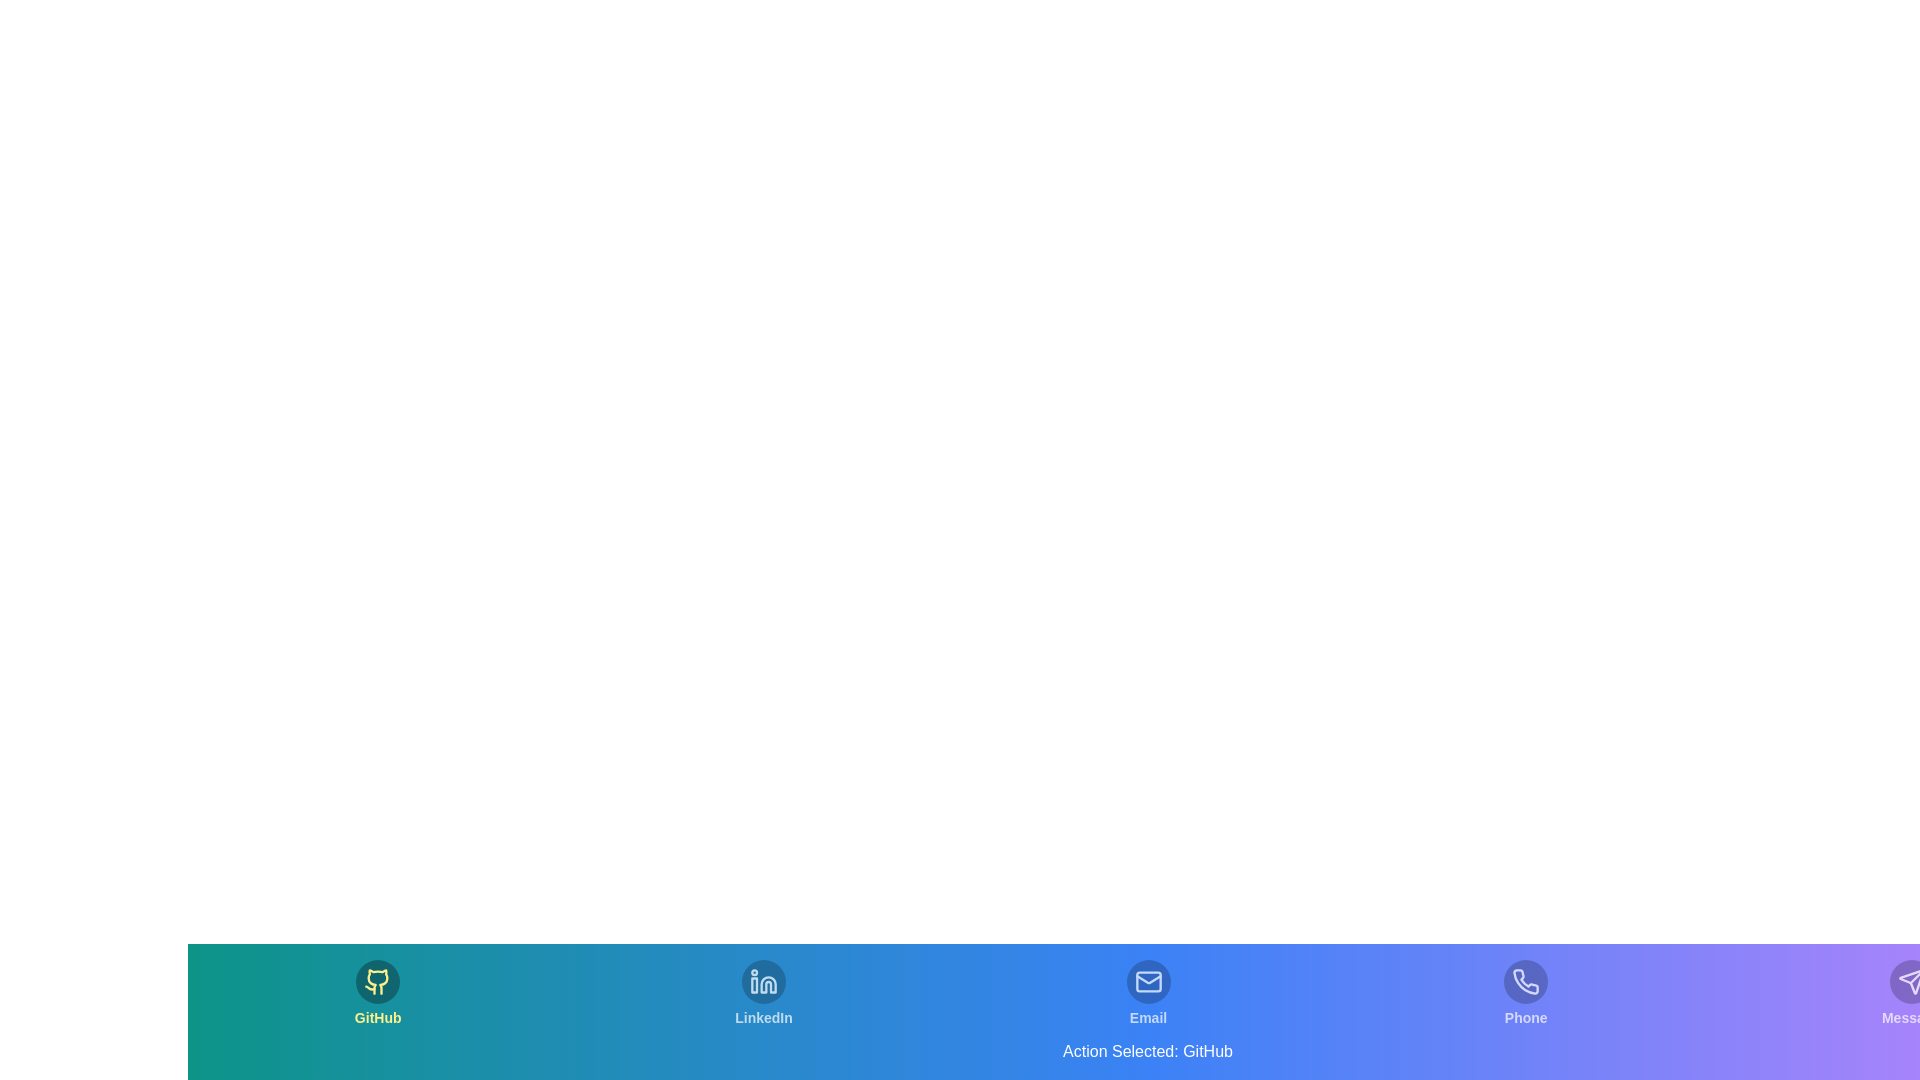 This screenshot has height=1080, width=1920. What do you see at coordinates (762, 994) in the screenshot?
I see `the tab corresponding to LinkedIn to observe the action text update` at bounding box center [762, 994].